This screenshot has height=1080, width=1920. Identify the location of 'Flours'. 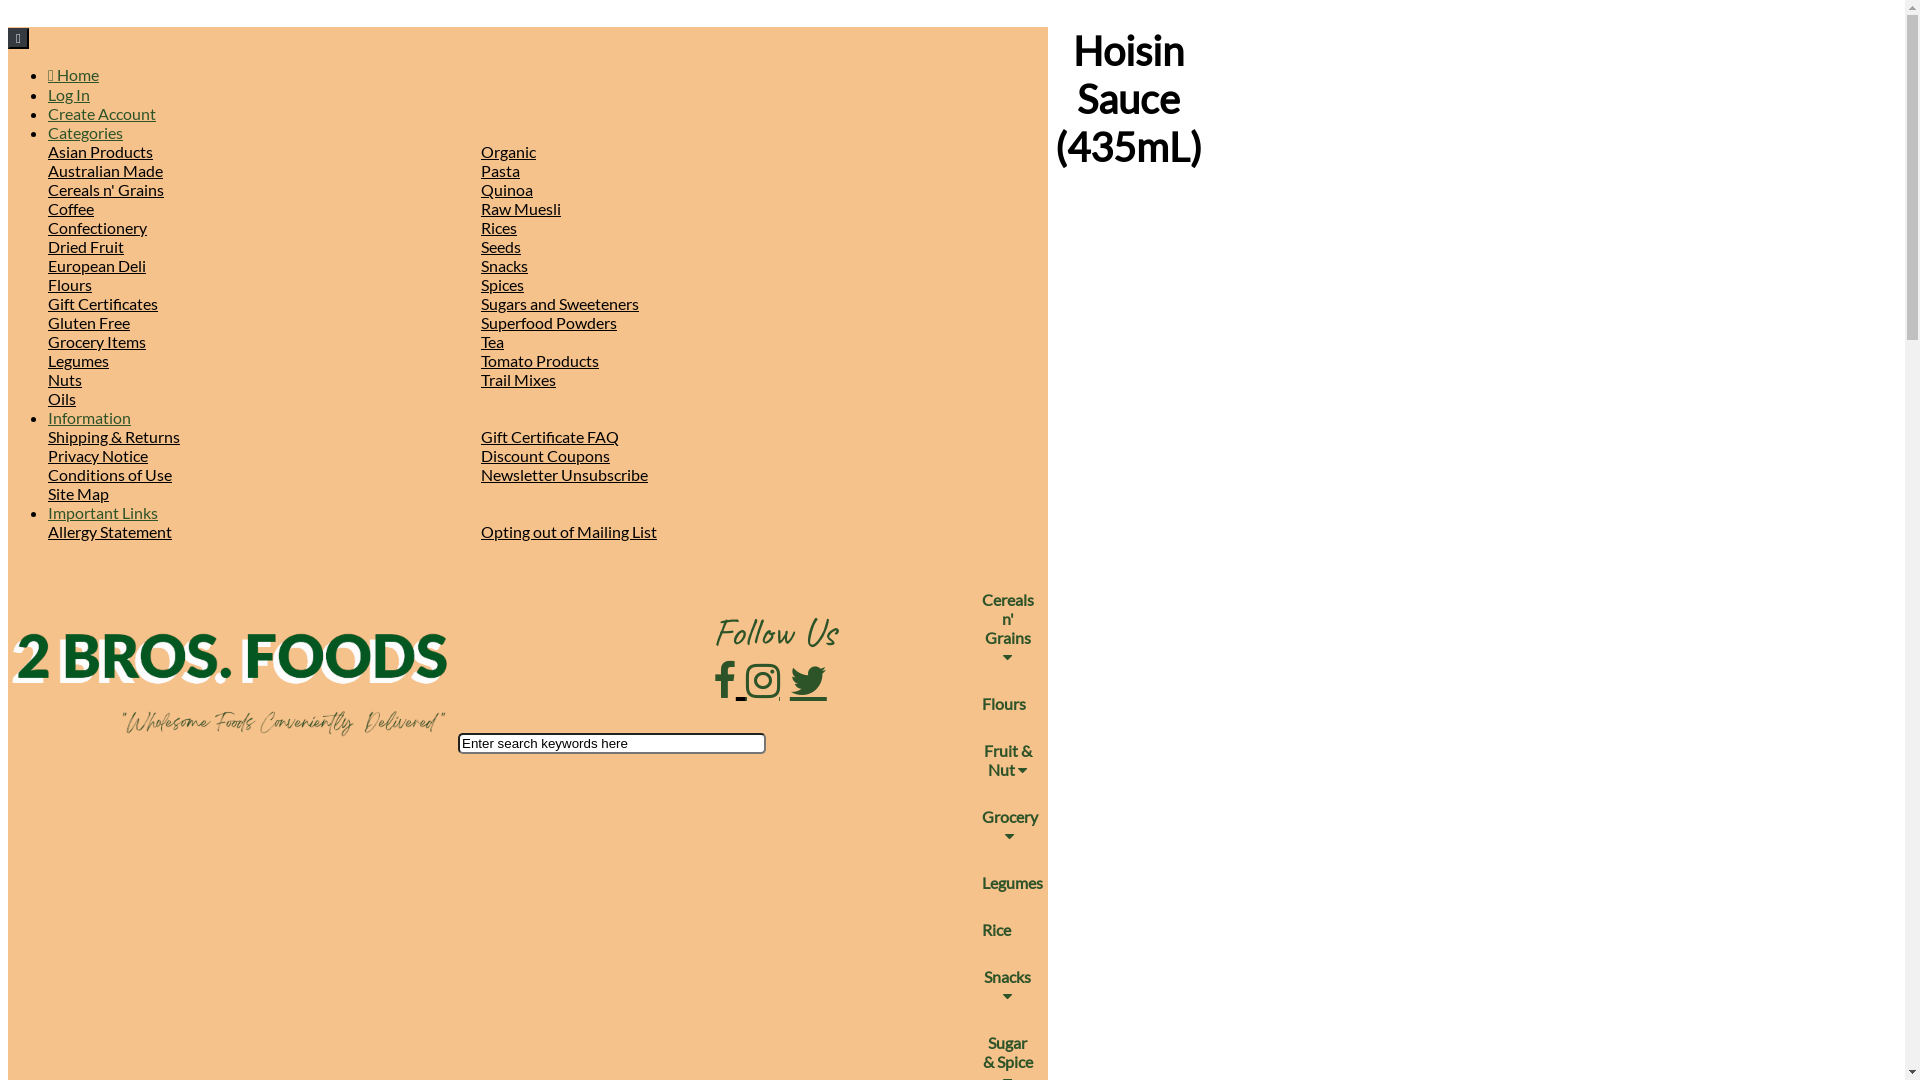
(70, 284).